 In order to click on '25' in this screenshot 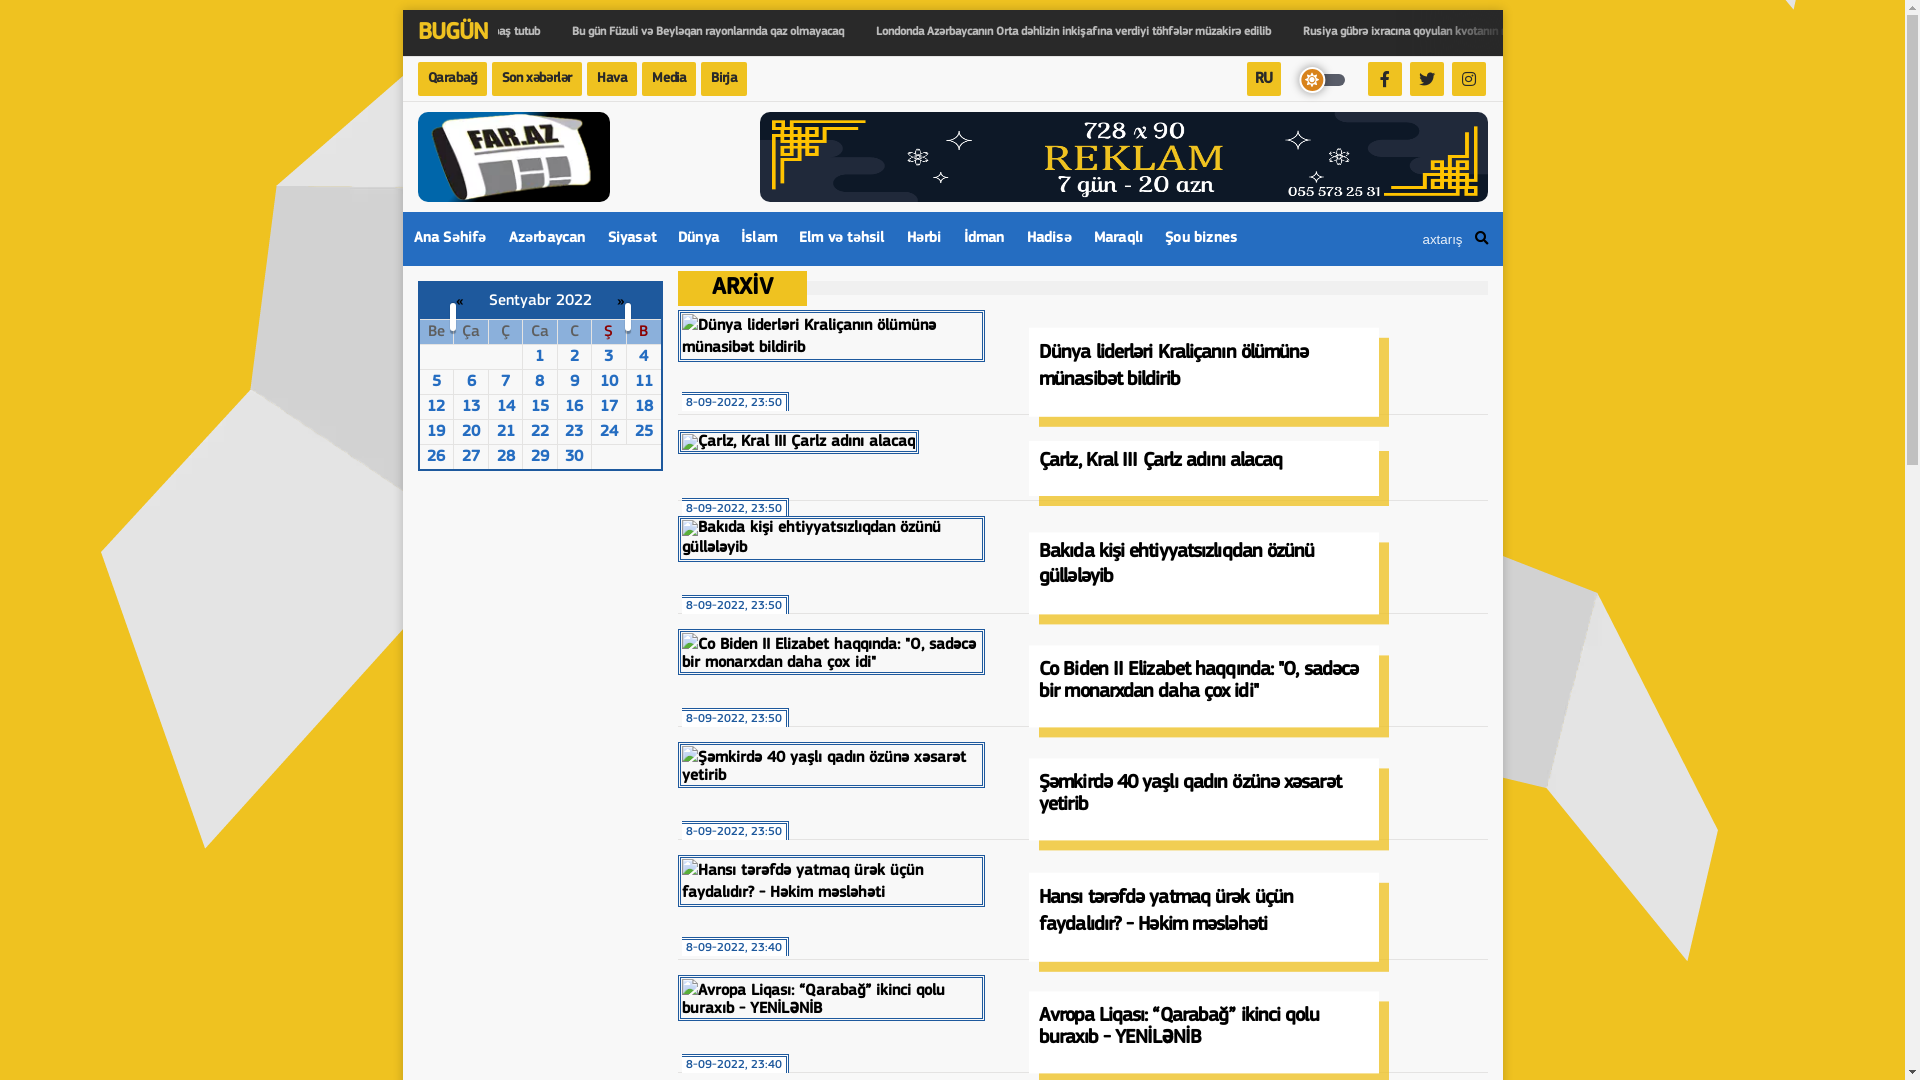, I will do `click(643, 431)`.